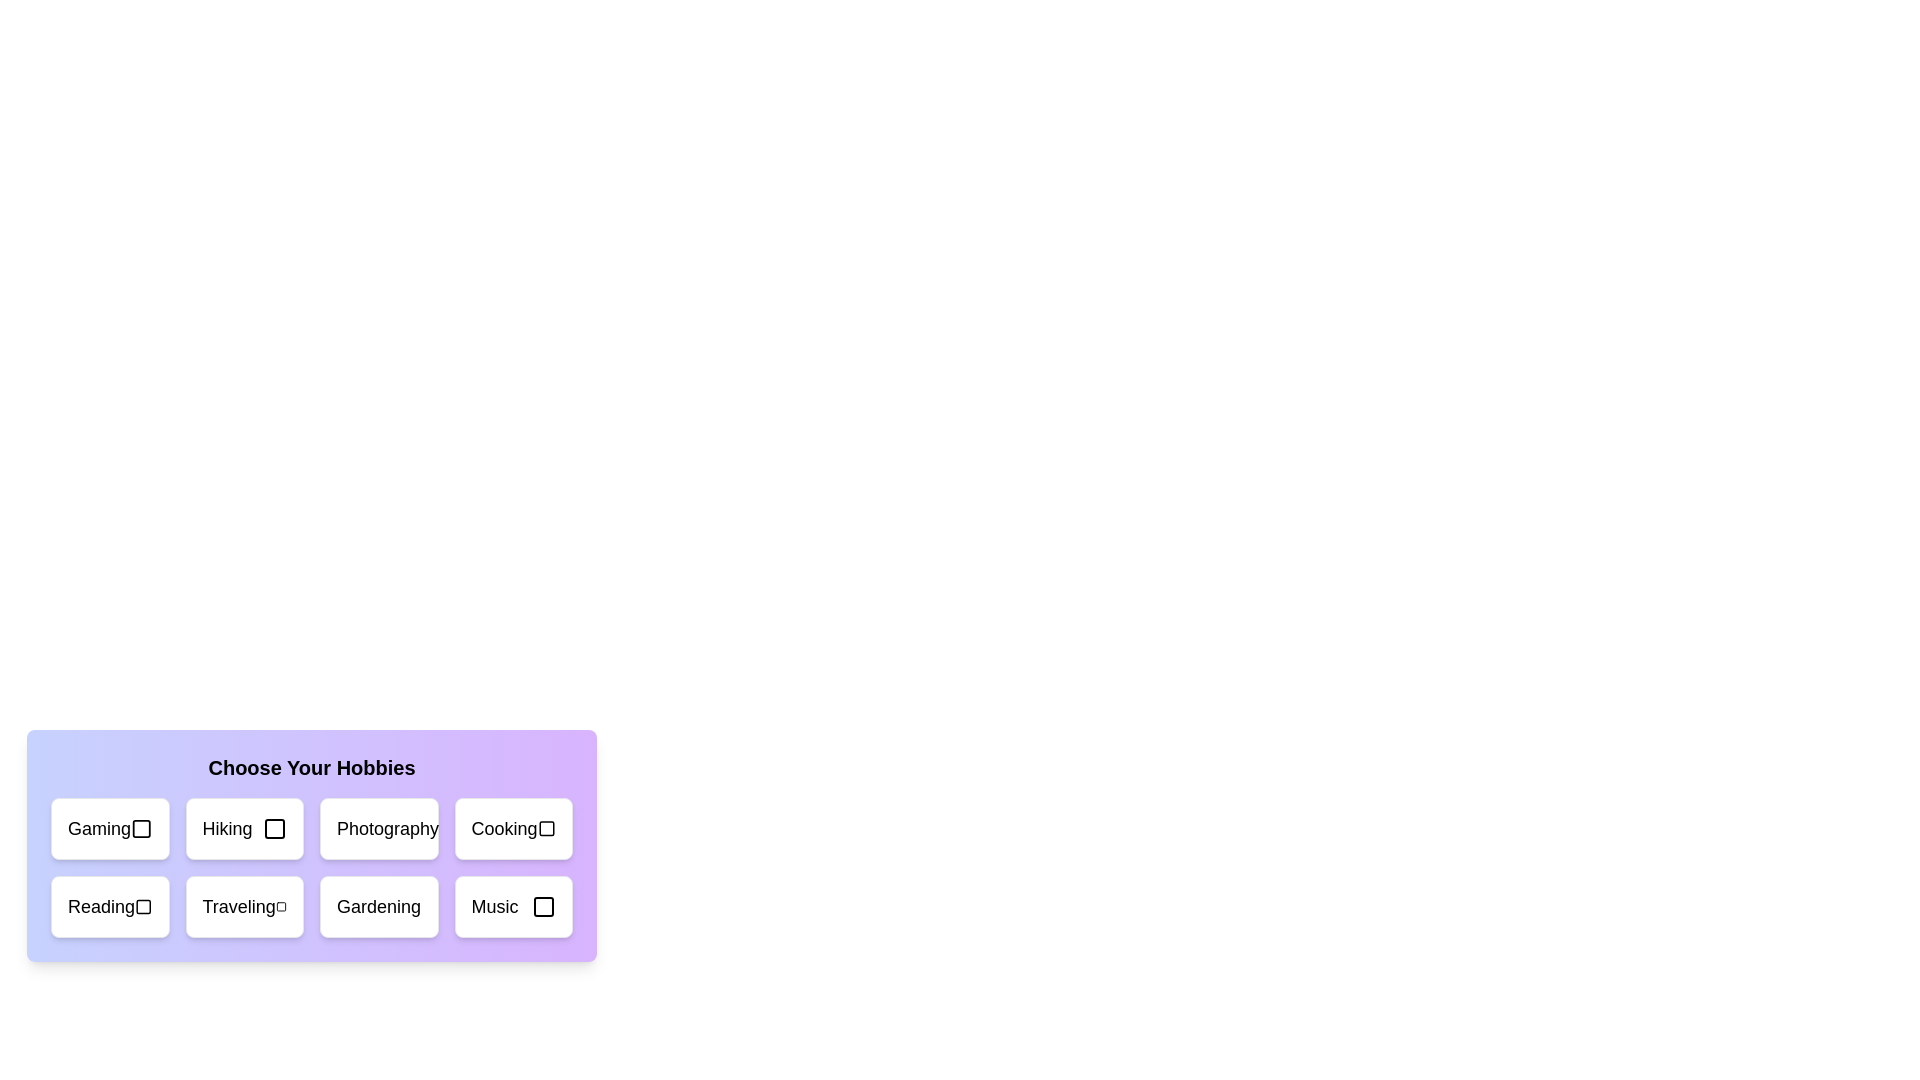  What do you see at coordinates (109, 906) in the screenshot?
I see `the hobby card labeled Reading` at bounding box center [109, 906].